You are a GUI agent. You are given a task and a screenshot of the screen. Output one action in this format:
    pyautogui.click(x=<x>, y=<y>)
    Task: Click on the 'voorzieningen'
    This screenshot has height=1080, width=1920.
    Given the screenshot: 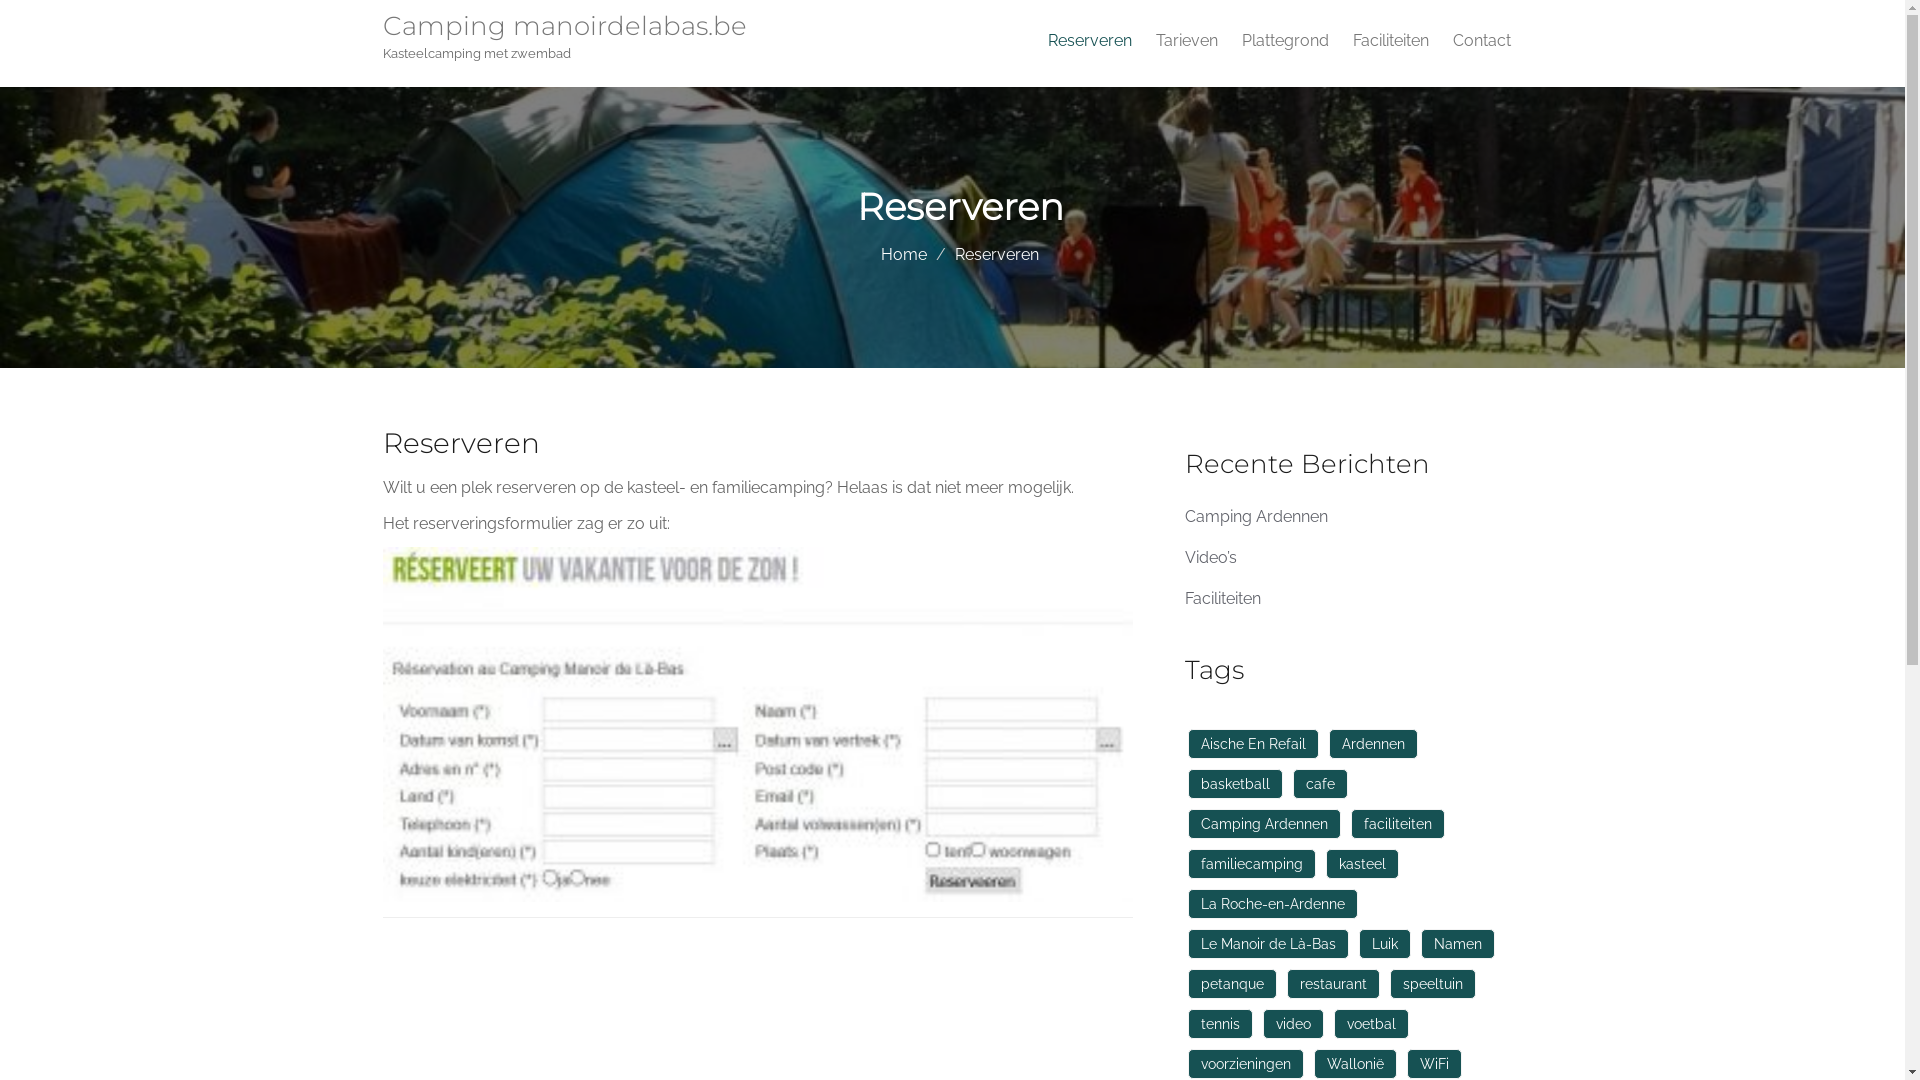 What is the action you would take?
    pyautogui.click(x=1188, y=1063)
    